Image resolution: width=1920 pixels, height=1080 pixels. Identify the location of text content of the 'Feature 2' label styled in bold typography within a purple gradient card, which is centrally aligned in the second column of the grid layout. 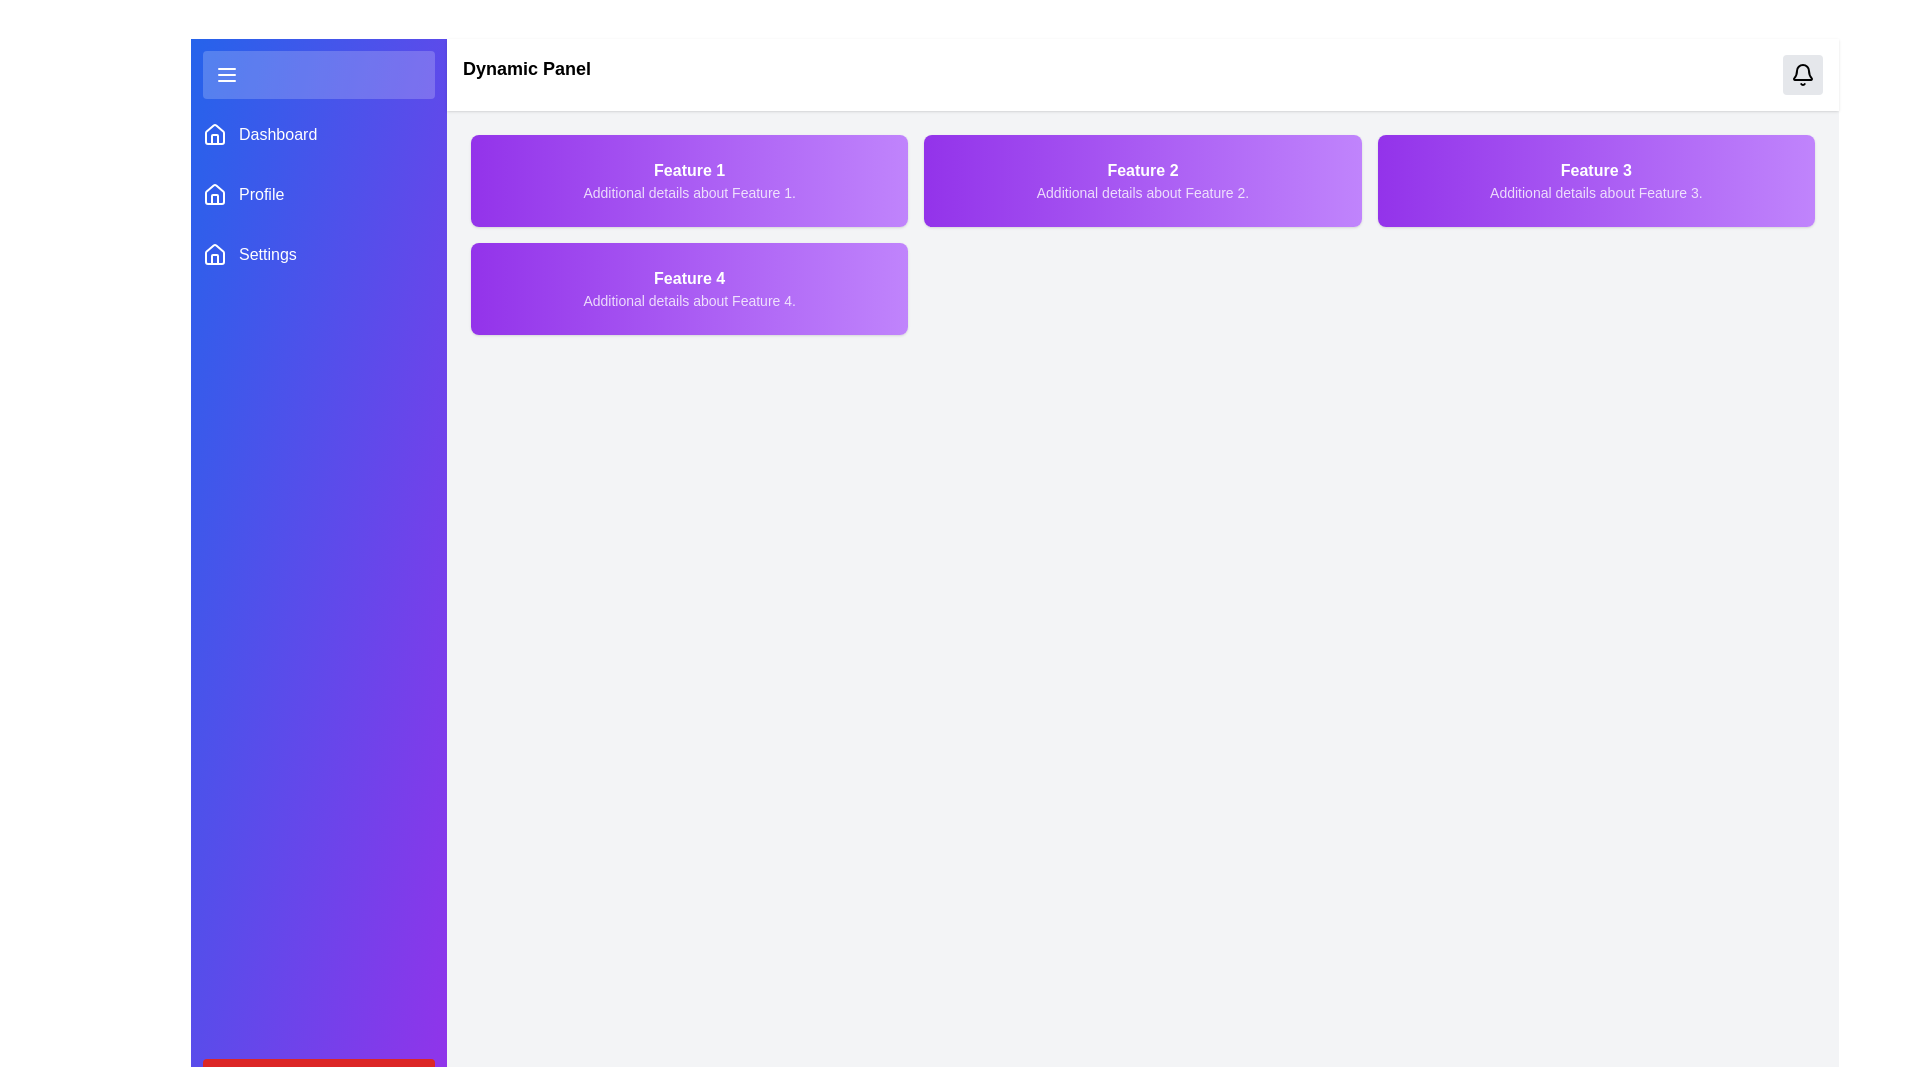
(1142, 169).